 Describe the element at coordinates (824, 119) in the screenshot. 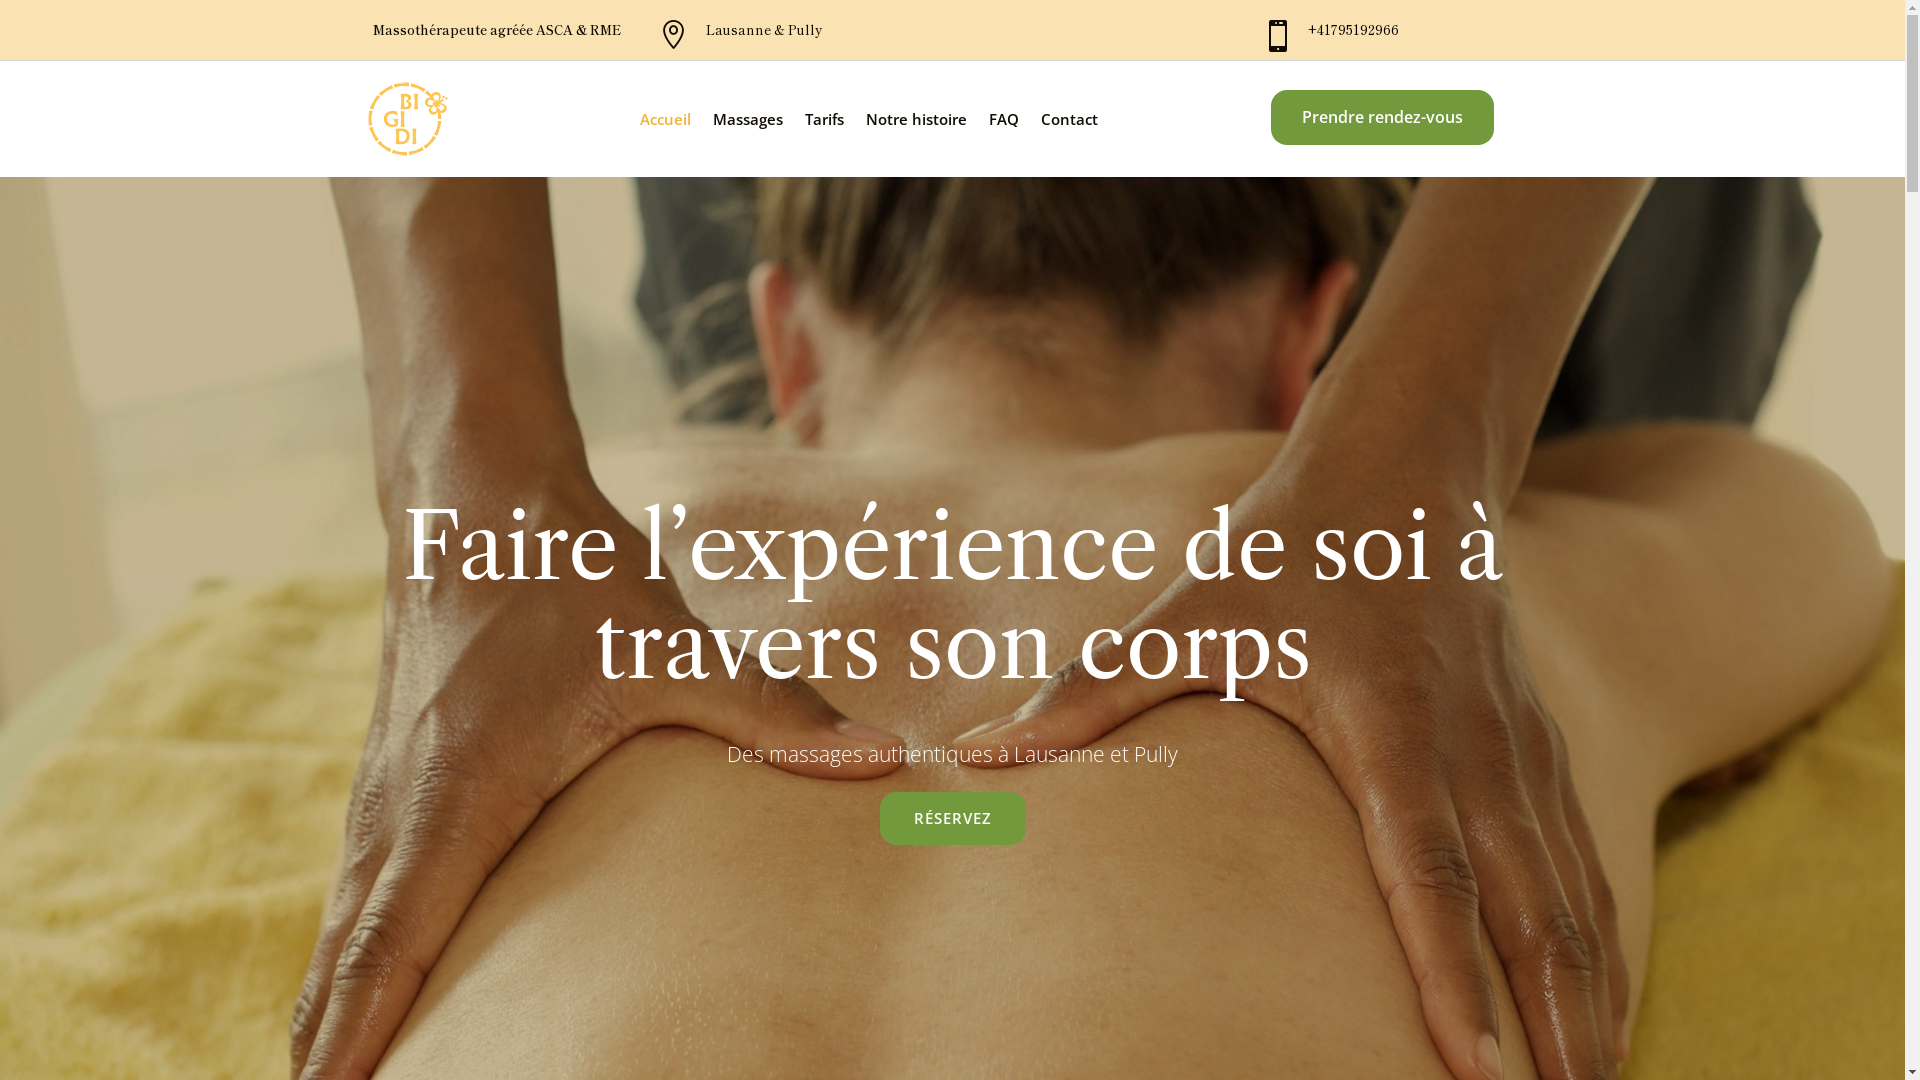

I see `'Tarifs'` at that location.